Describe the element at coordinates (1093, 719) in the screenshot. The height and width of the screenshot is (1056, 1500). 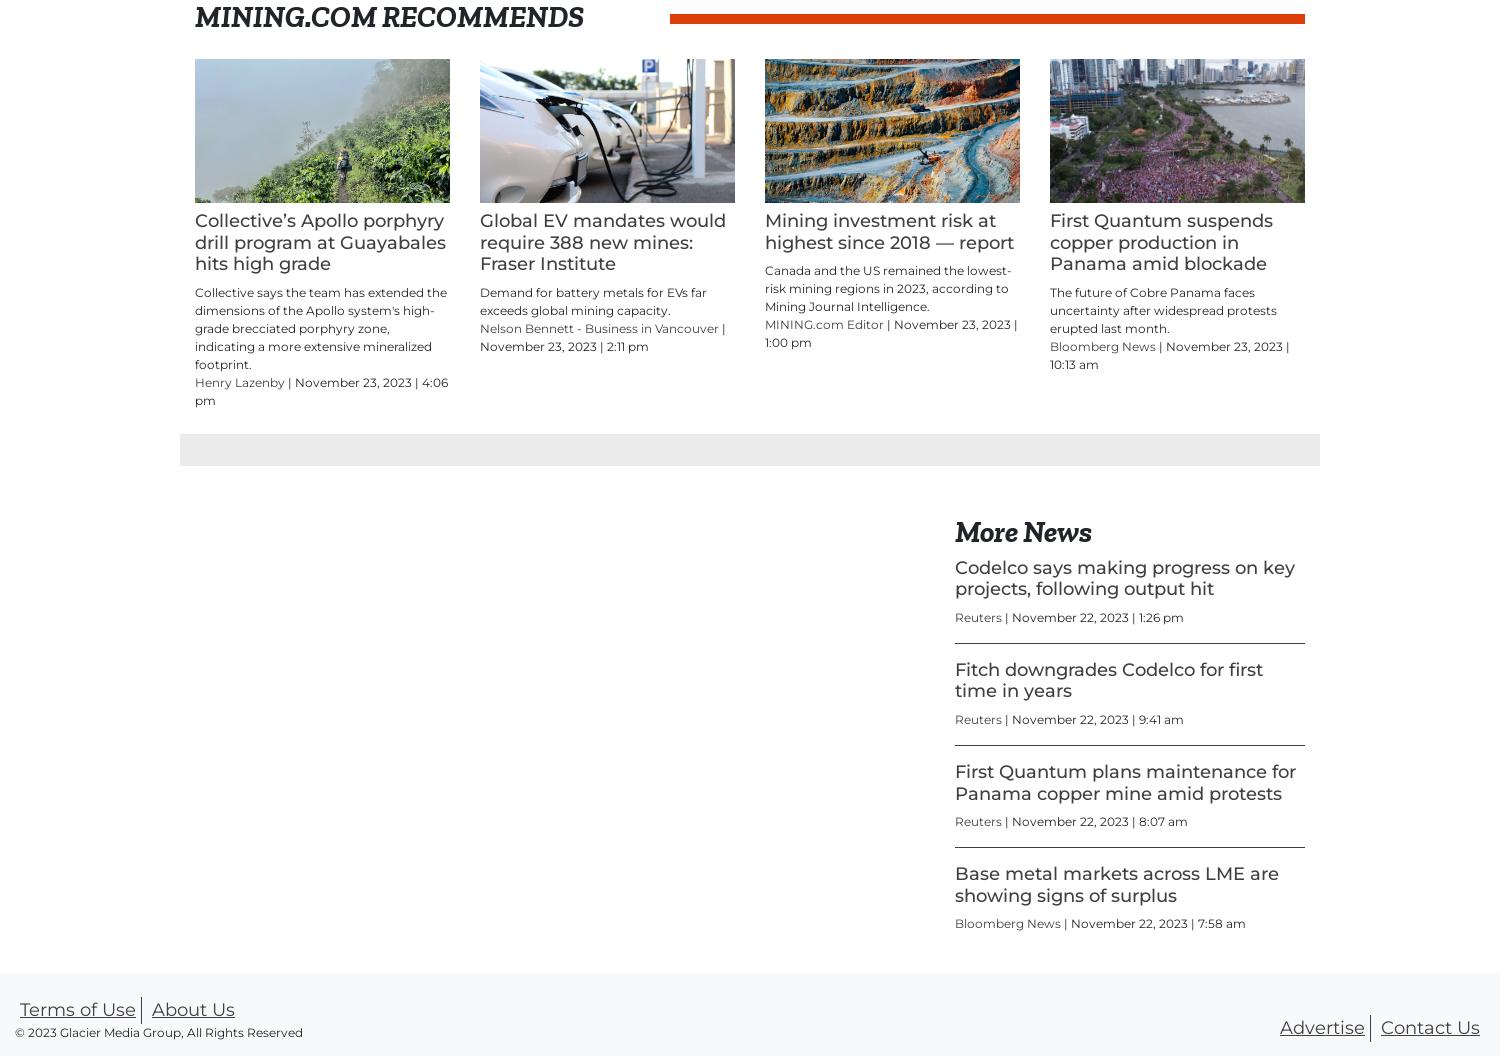
I see `'| November 22, 2023 | 9:41 am'` at that location.